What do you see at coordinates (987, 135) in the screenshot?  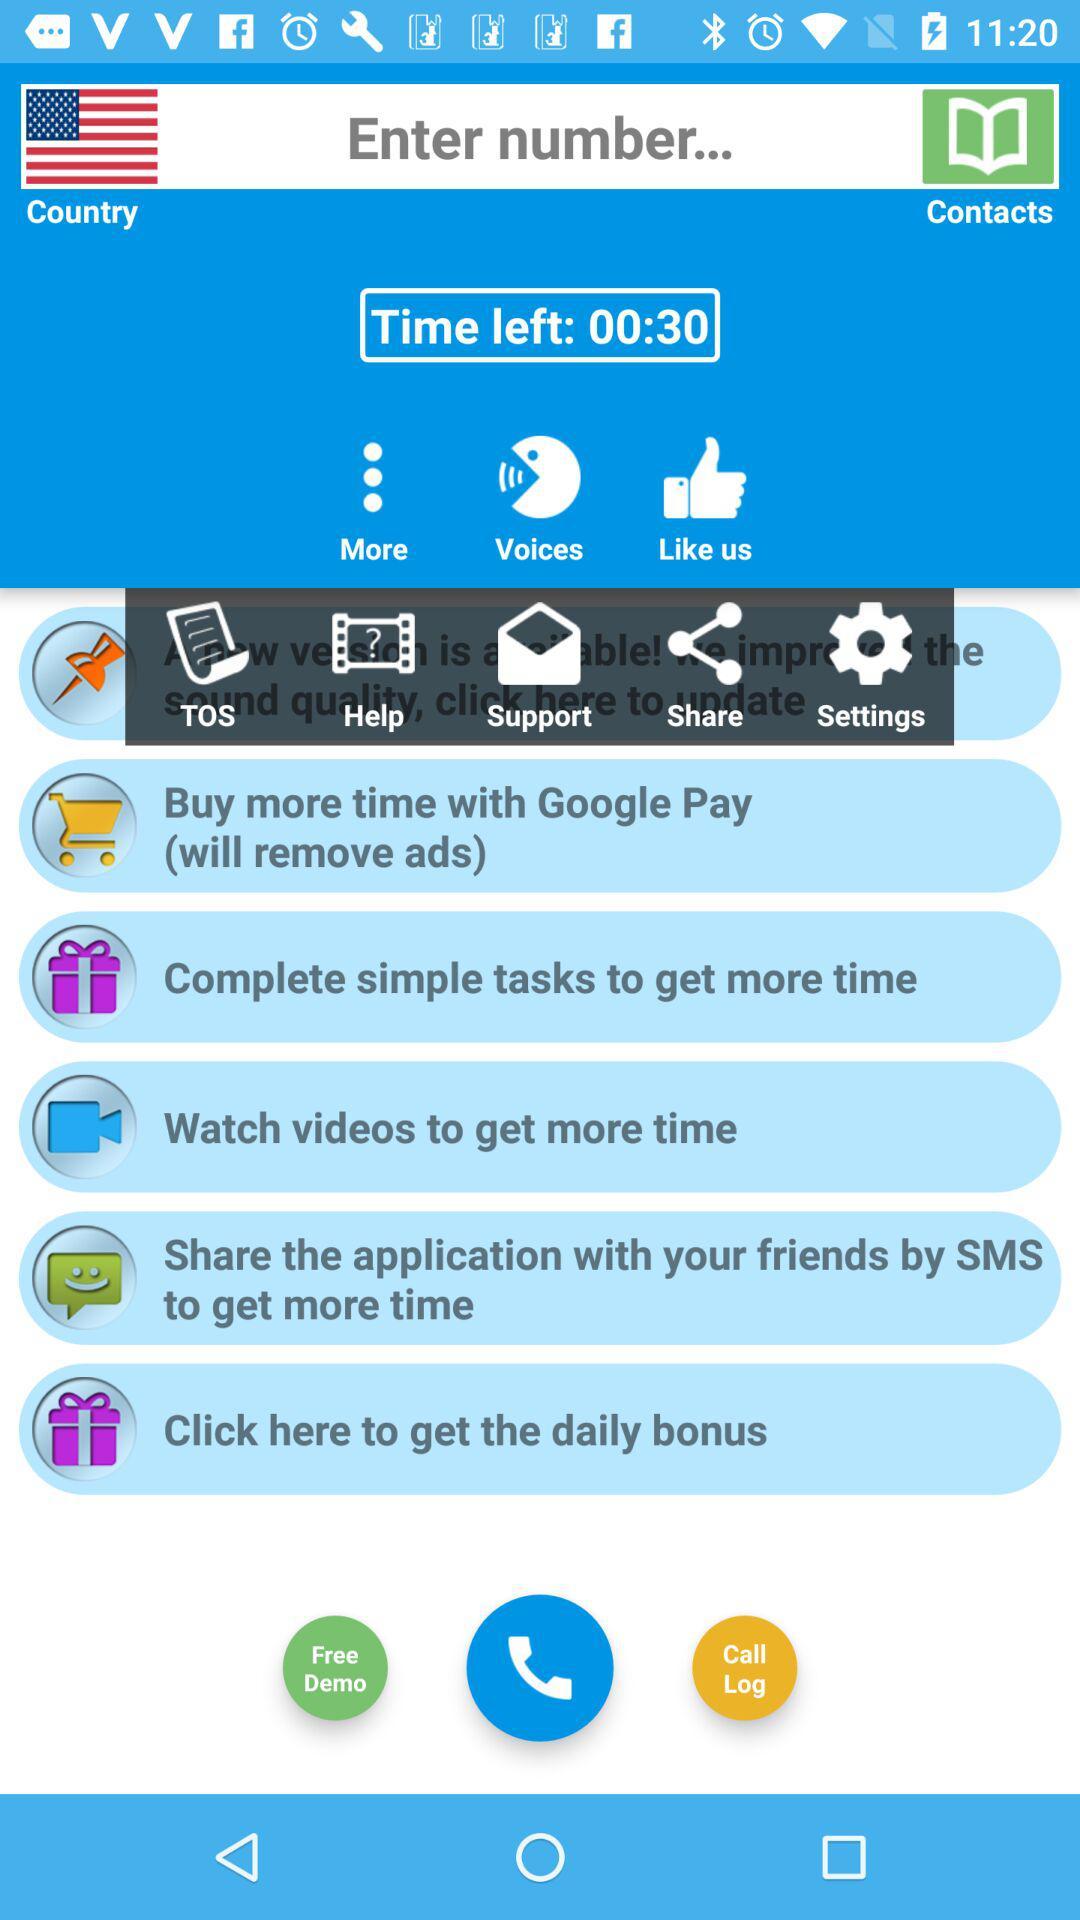 I see `the book icon` at bounding box center [987, 135].